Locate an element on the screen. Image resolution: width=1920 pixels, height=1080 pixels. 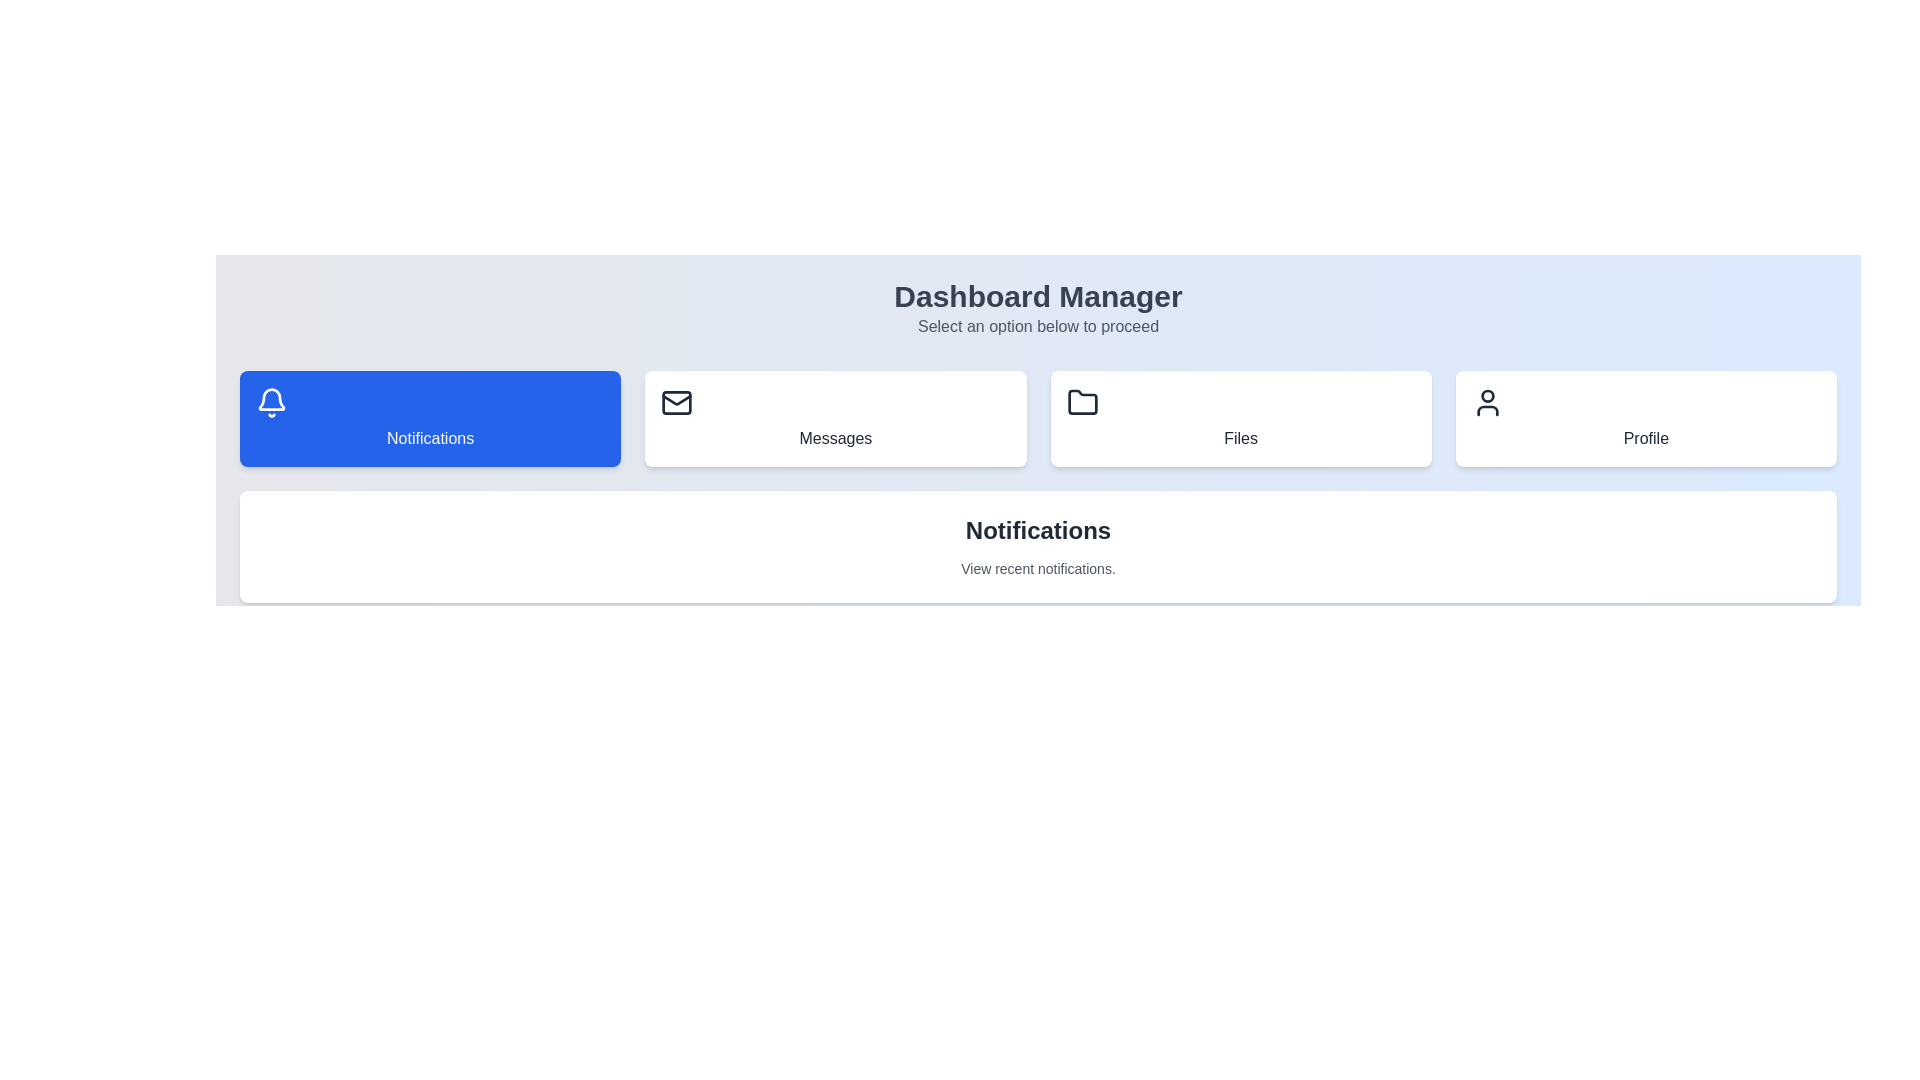
the profile navigation button located under the 'Dashboard Manager' title is located at coordinates (1646, 418).